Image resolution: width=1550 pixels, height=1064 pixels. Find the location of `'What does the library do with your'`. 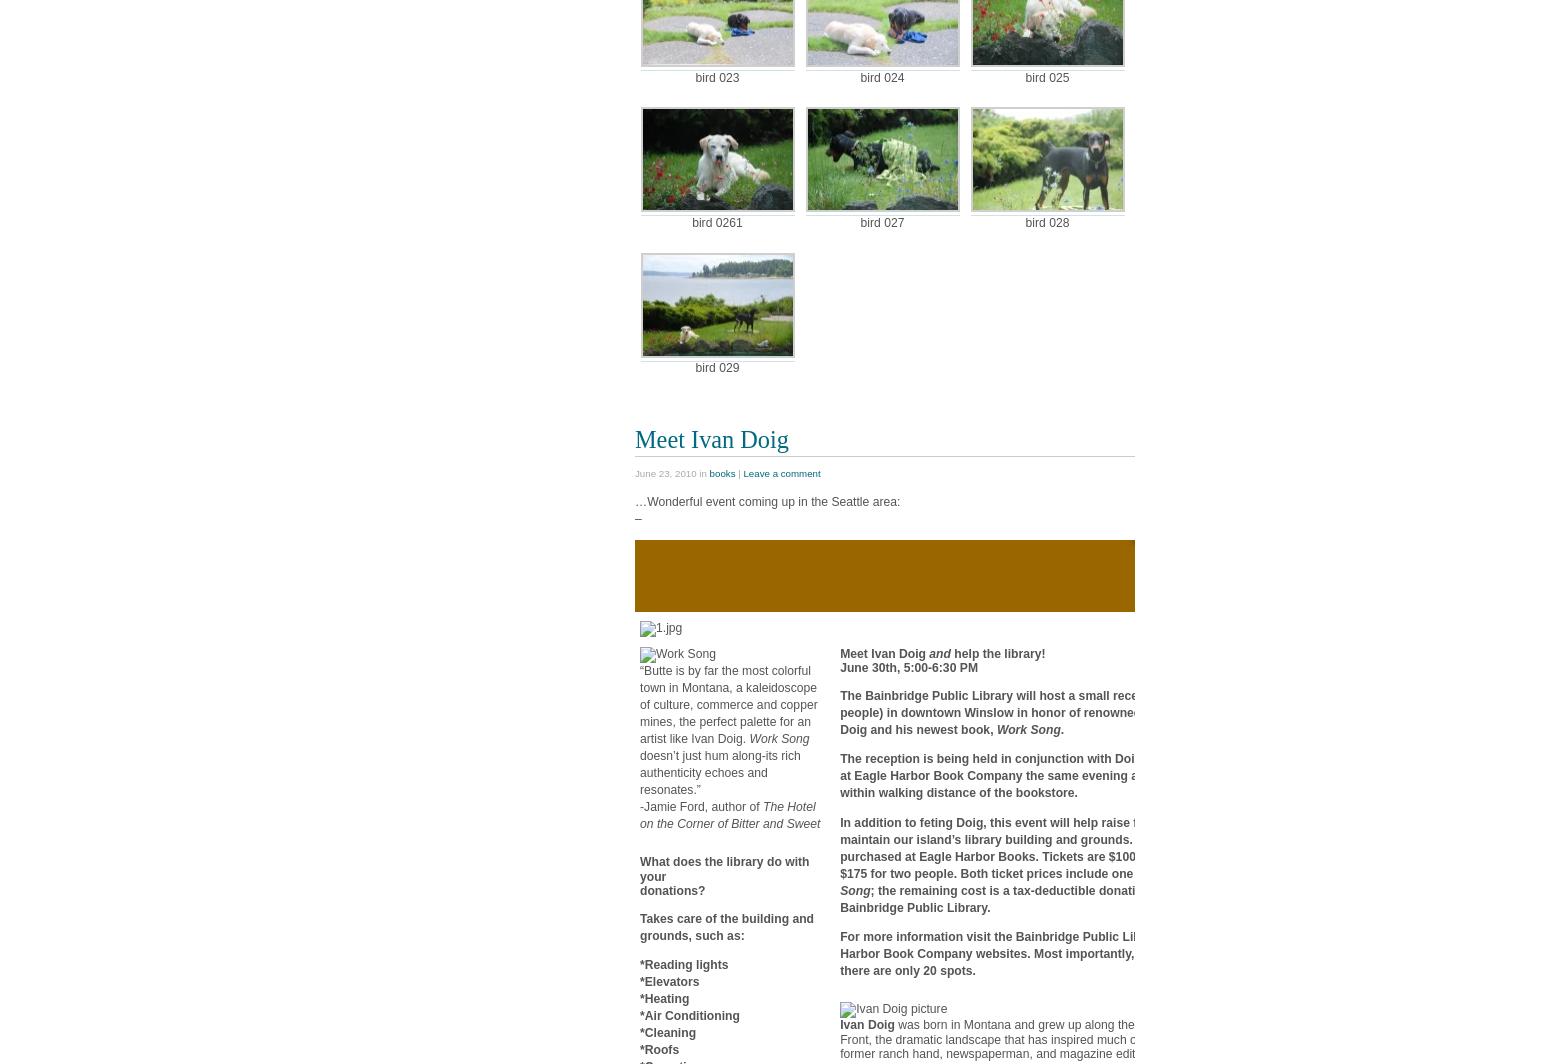

'What does the library do with your' is located at coordinates (724, 868).